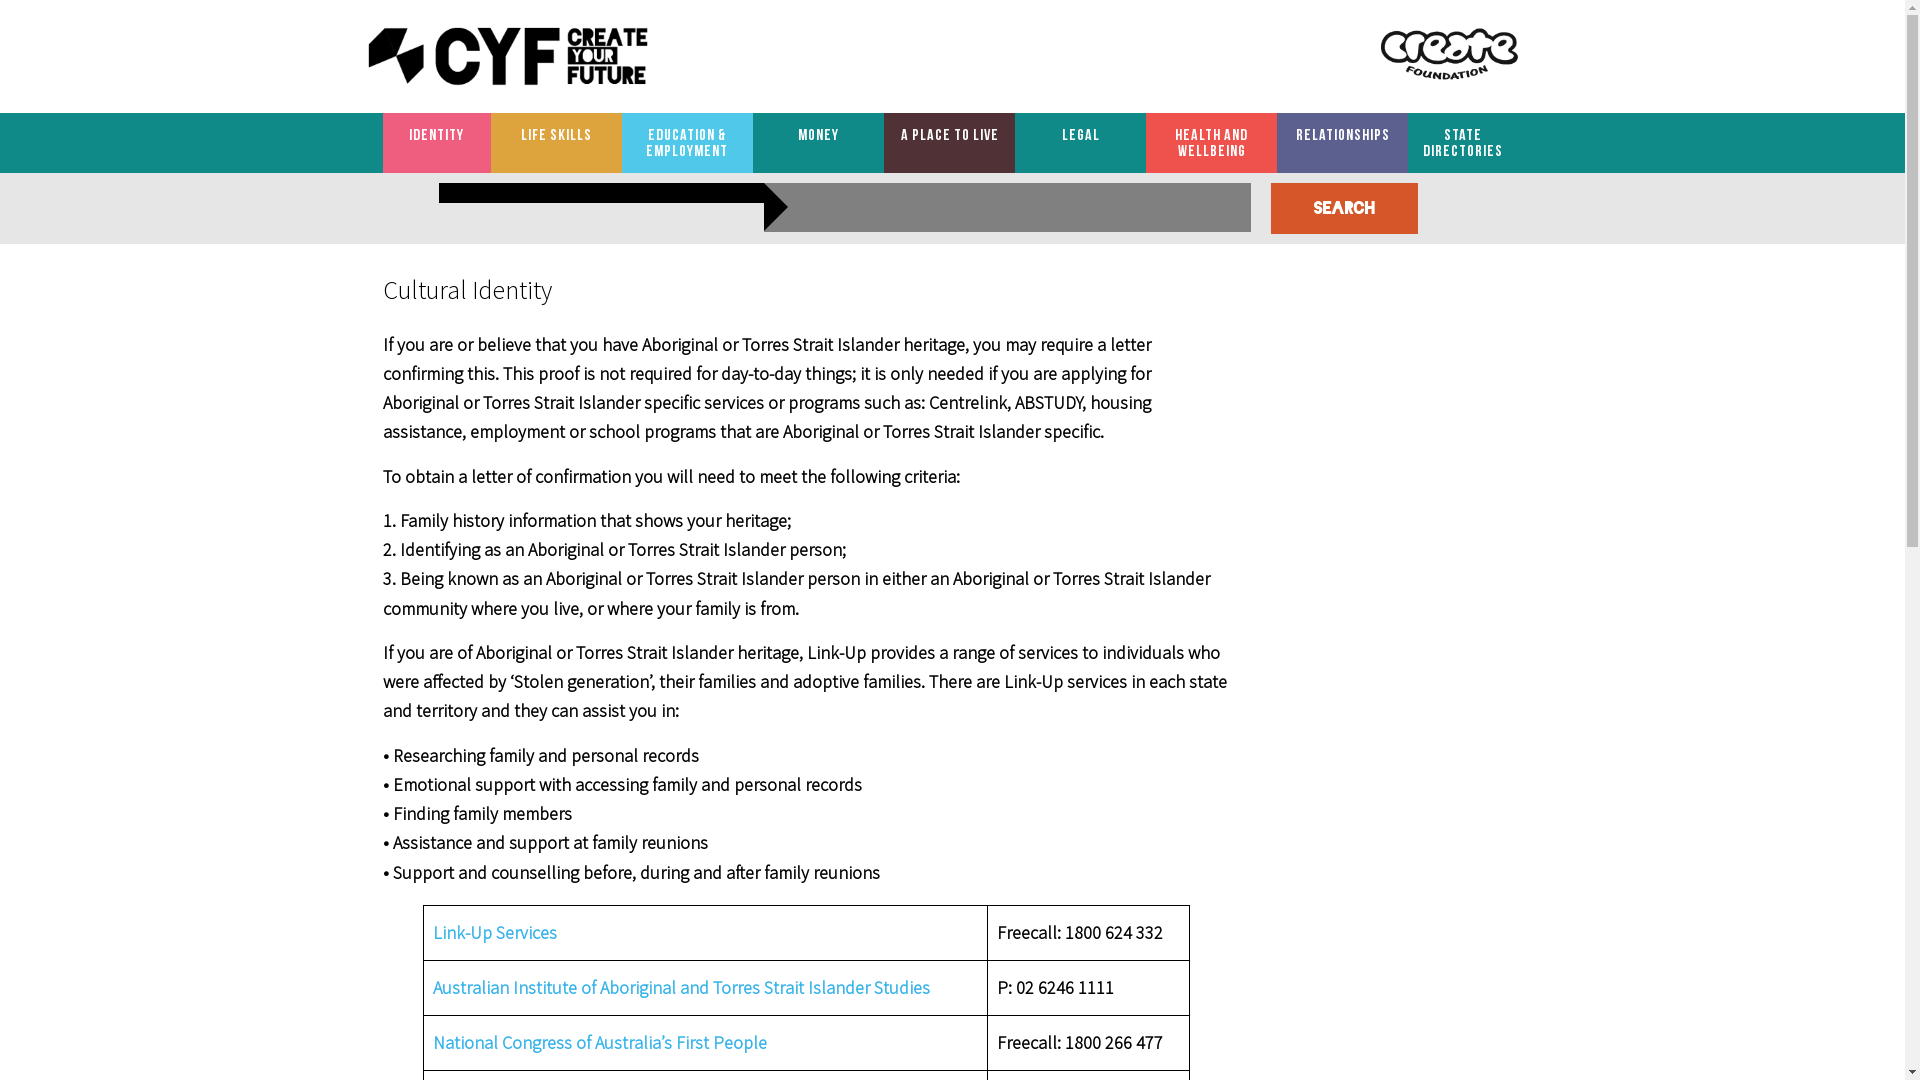 The height and width of the screenshot is (1080, 1920). Describe the element at coordinates (948, 135) in the screenshot. I see `'A PLACE TO LIVE'` at that location.